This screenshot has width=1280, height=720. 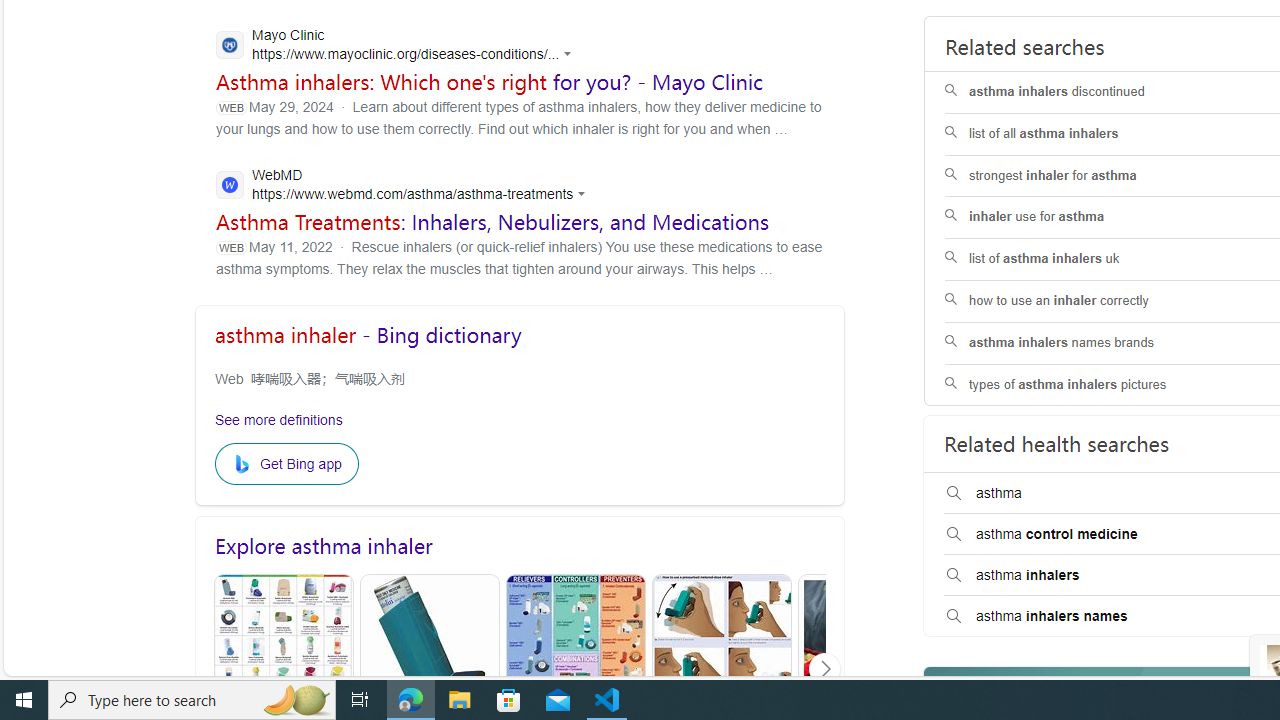 What do you see at coordinates (278, 418) in the screenshot?
I see `'See more definitions'` at bounding box center [278, 418].